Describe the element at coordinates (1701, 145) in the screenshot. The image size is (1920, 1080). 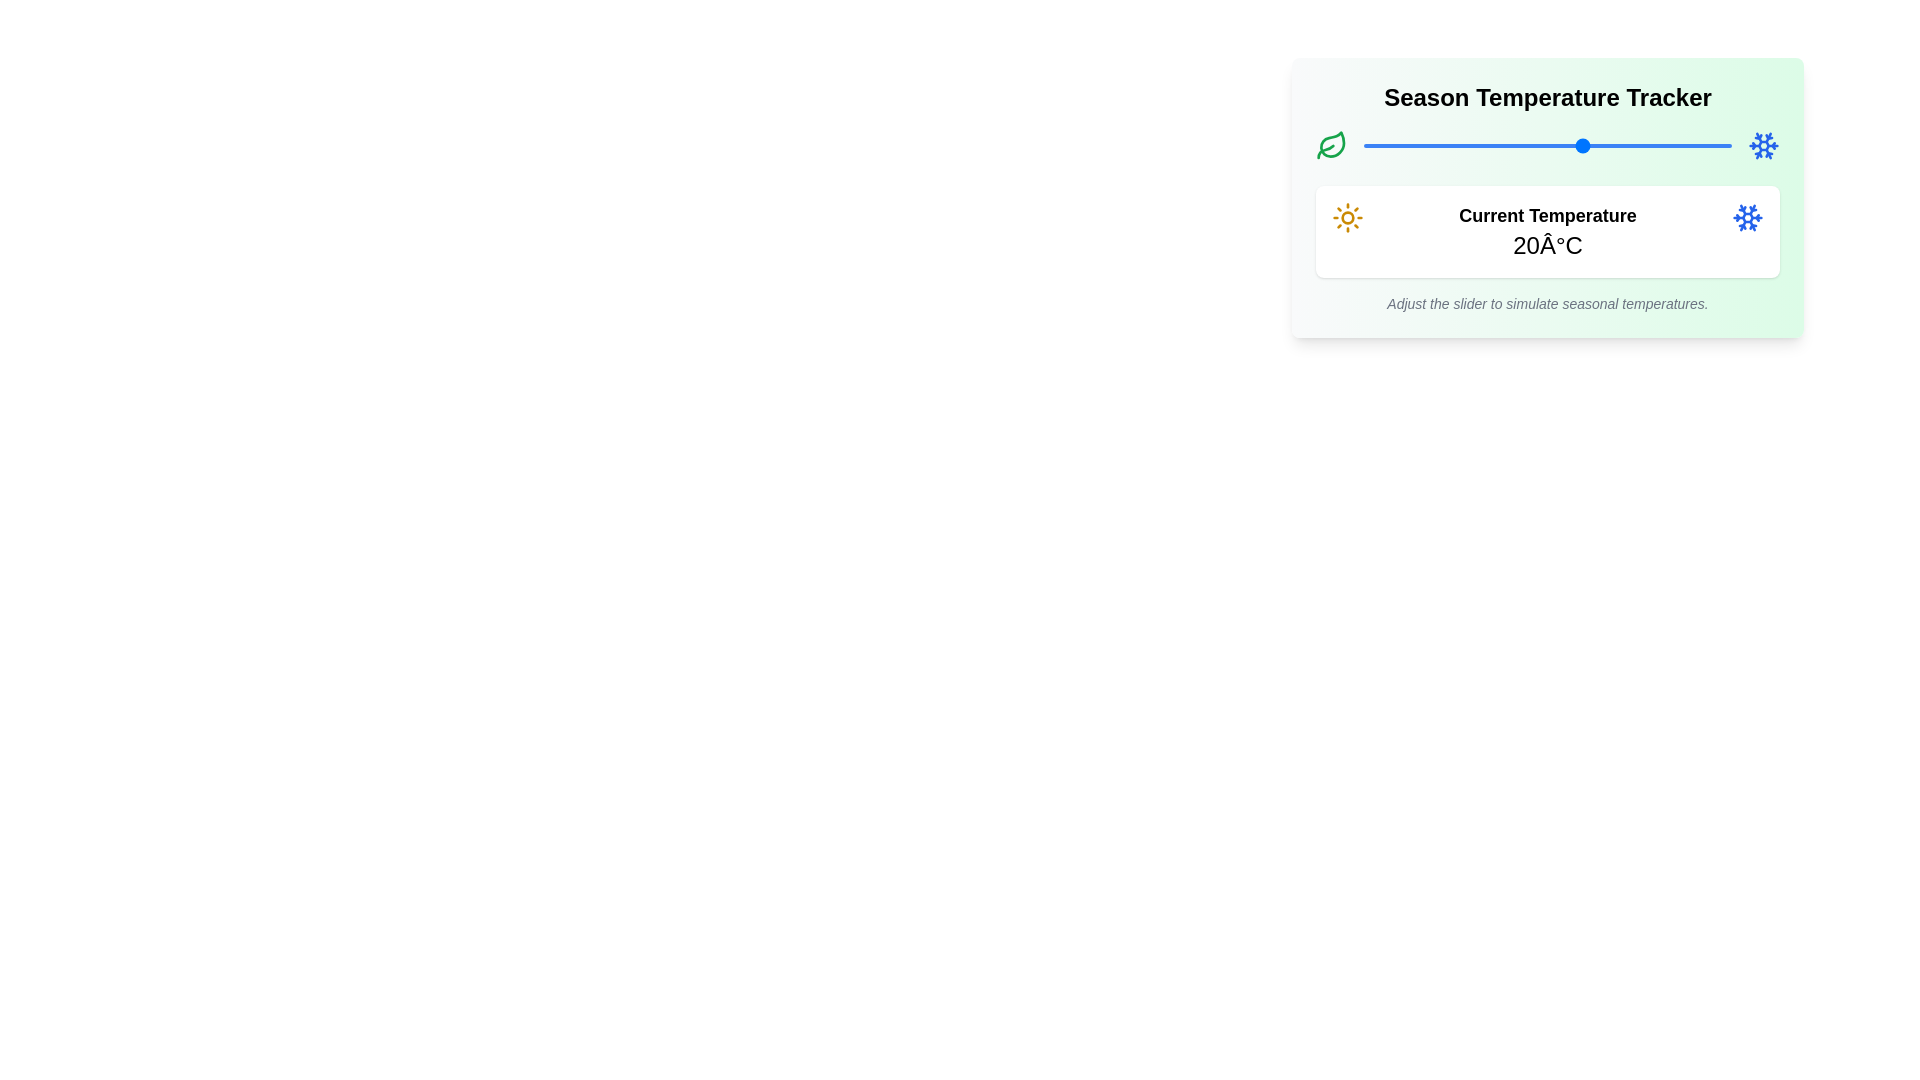
I see `the slider to set the temperature to 36°C` at that location.